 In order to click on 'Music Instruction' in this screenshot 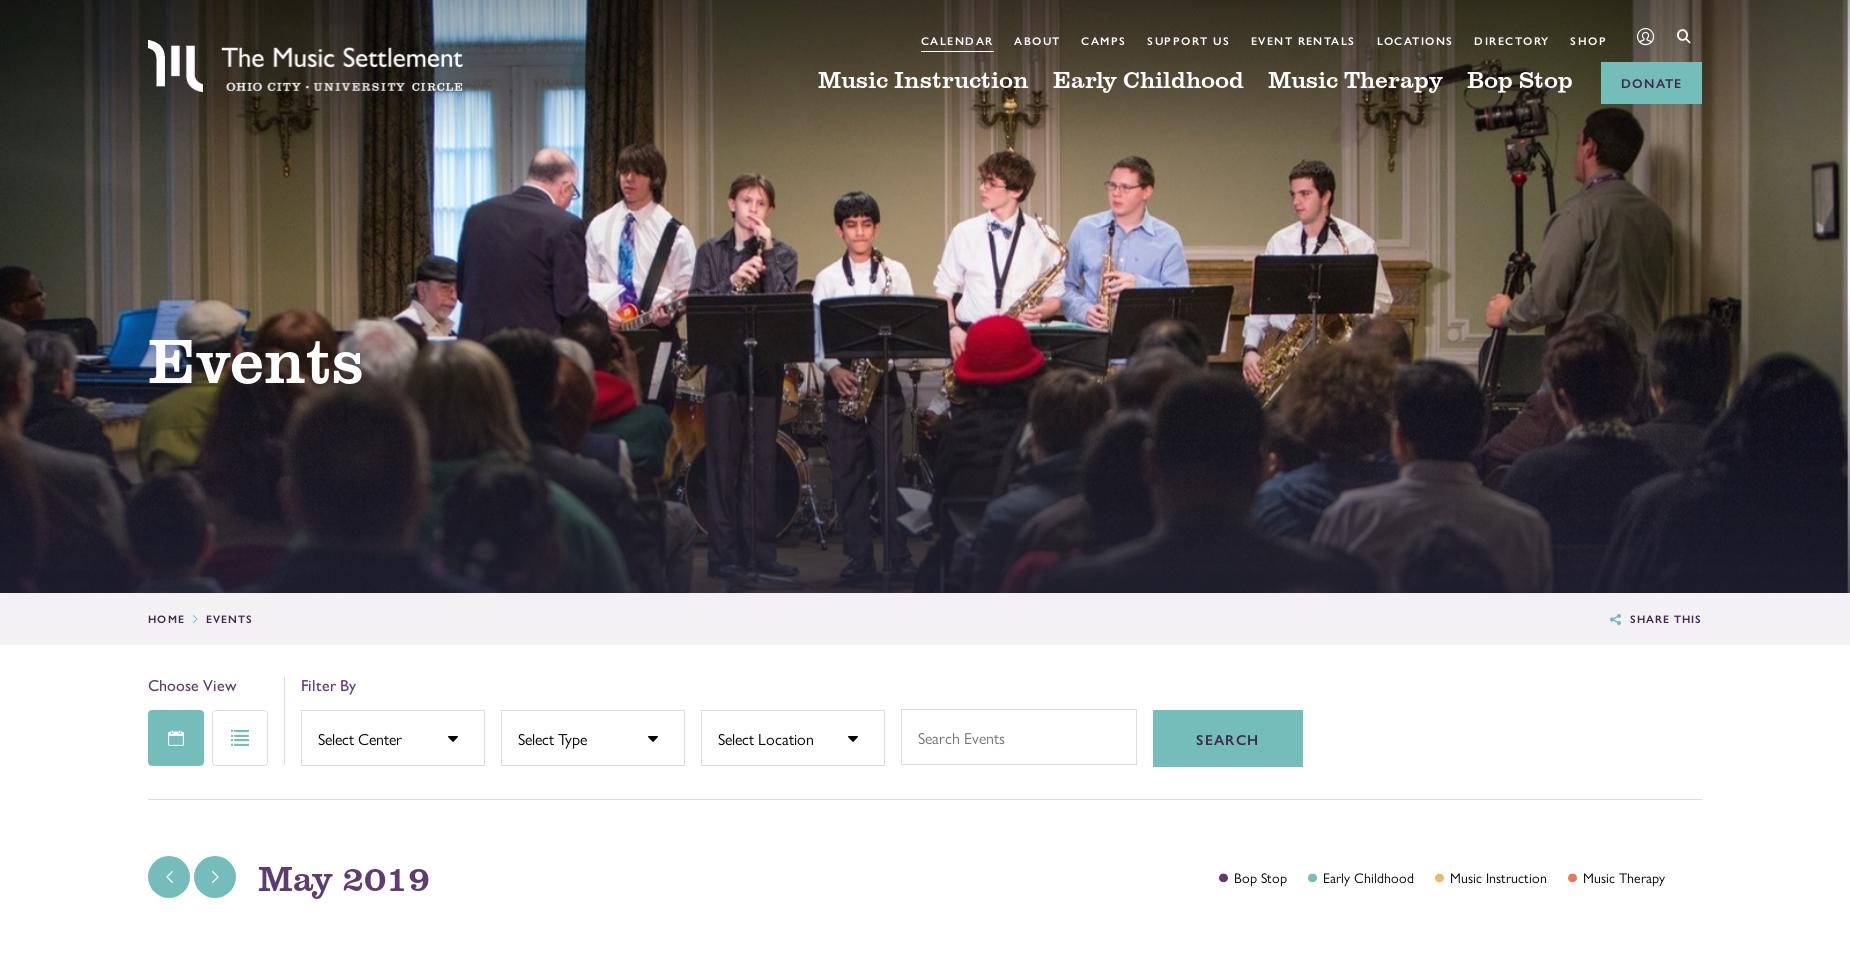, I will do `click(923, 78)`.